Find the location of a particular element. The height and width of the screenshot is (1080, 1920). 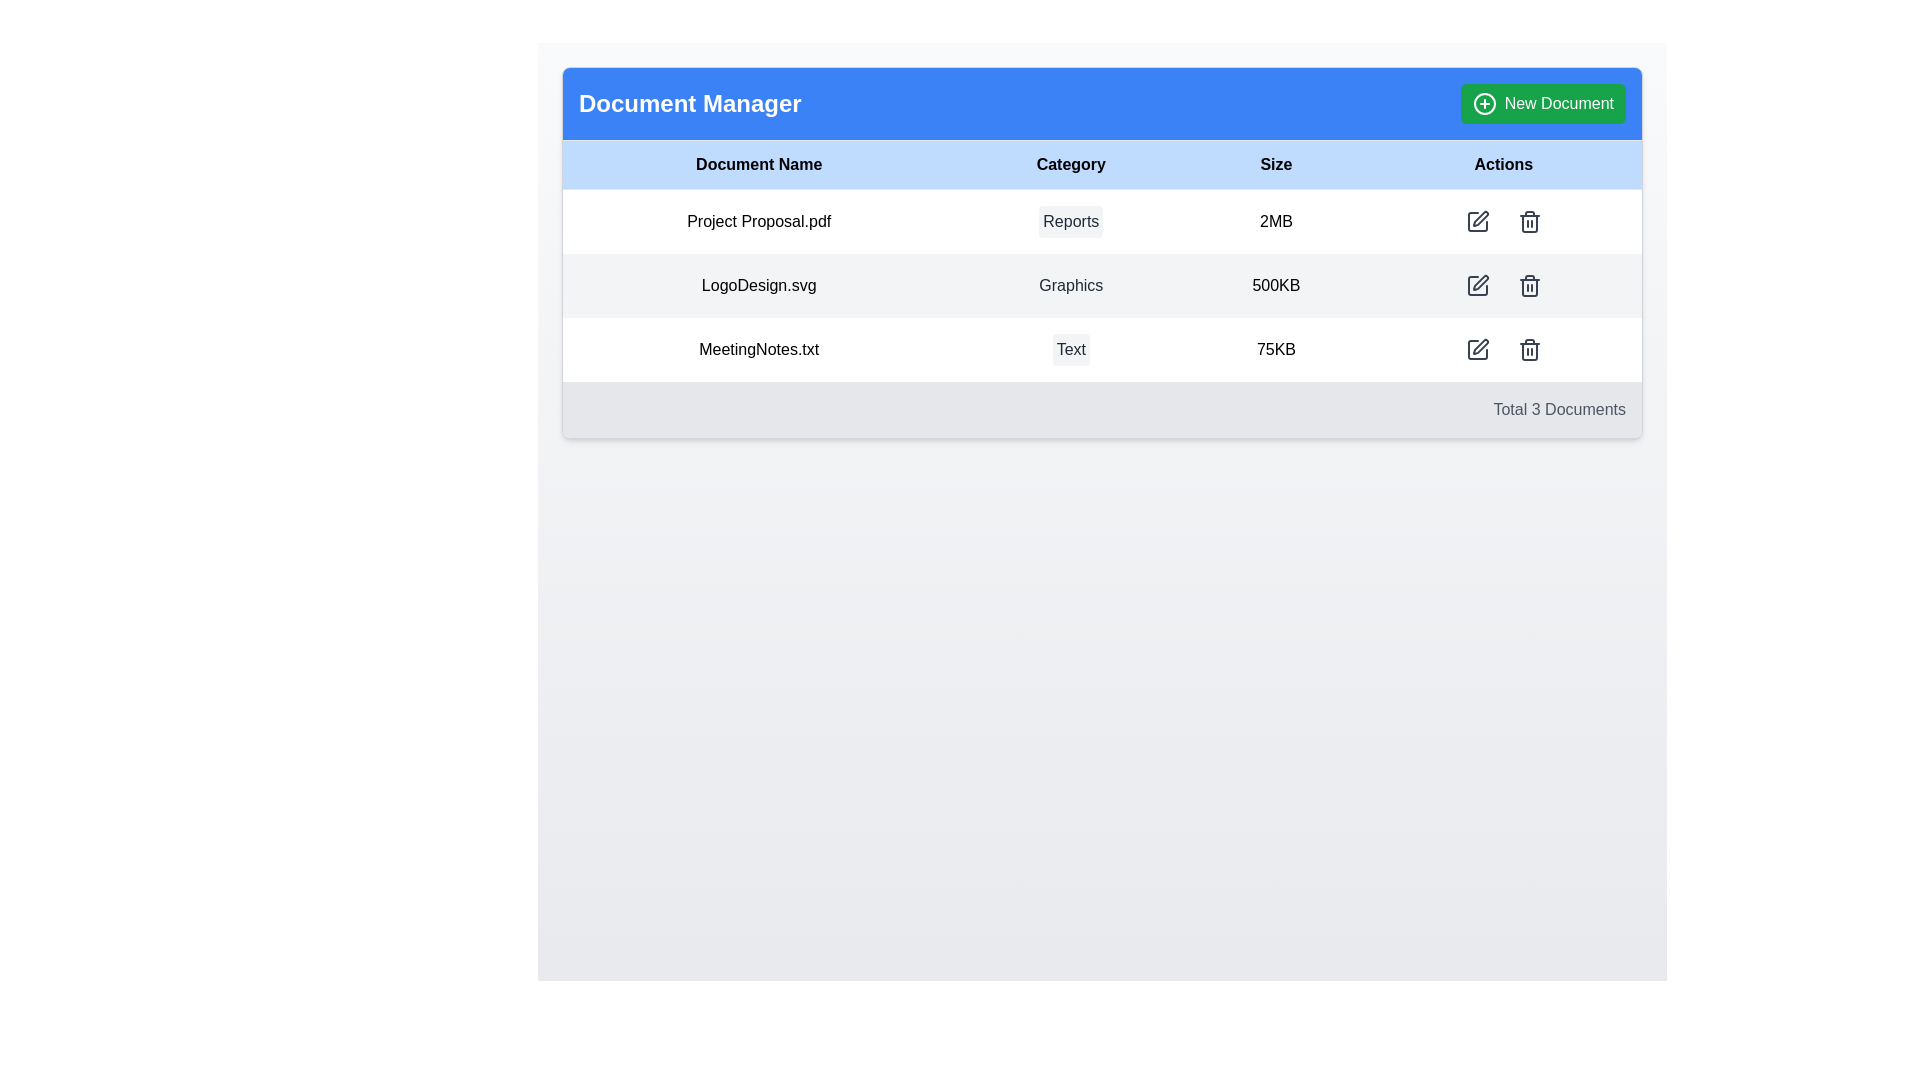

the trash bin icon button in the 'Actions' column of the first row is located at coordinates (1528, 222).